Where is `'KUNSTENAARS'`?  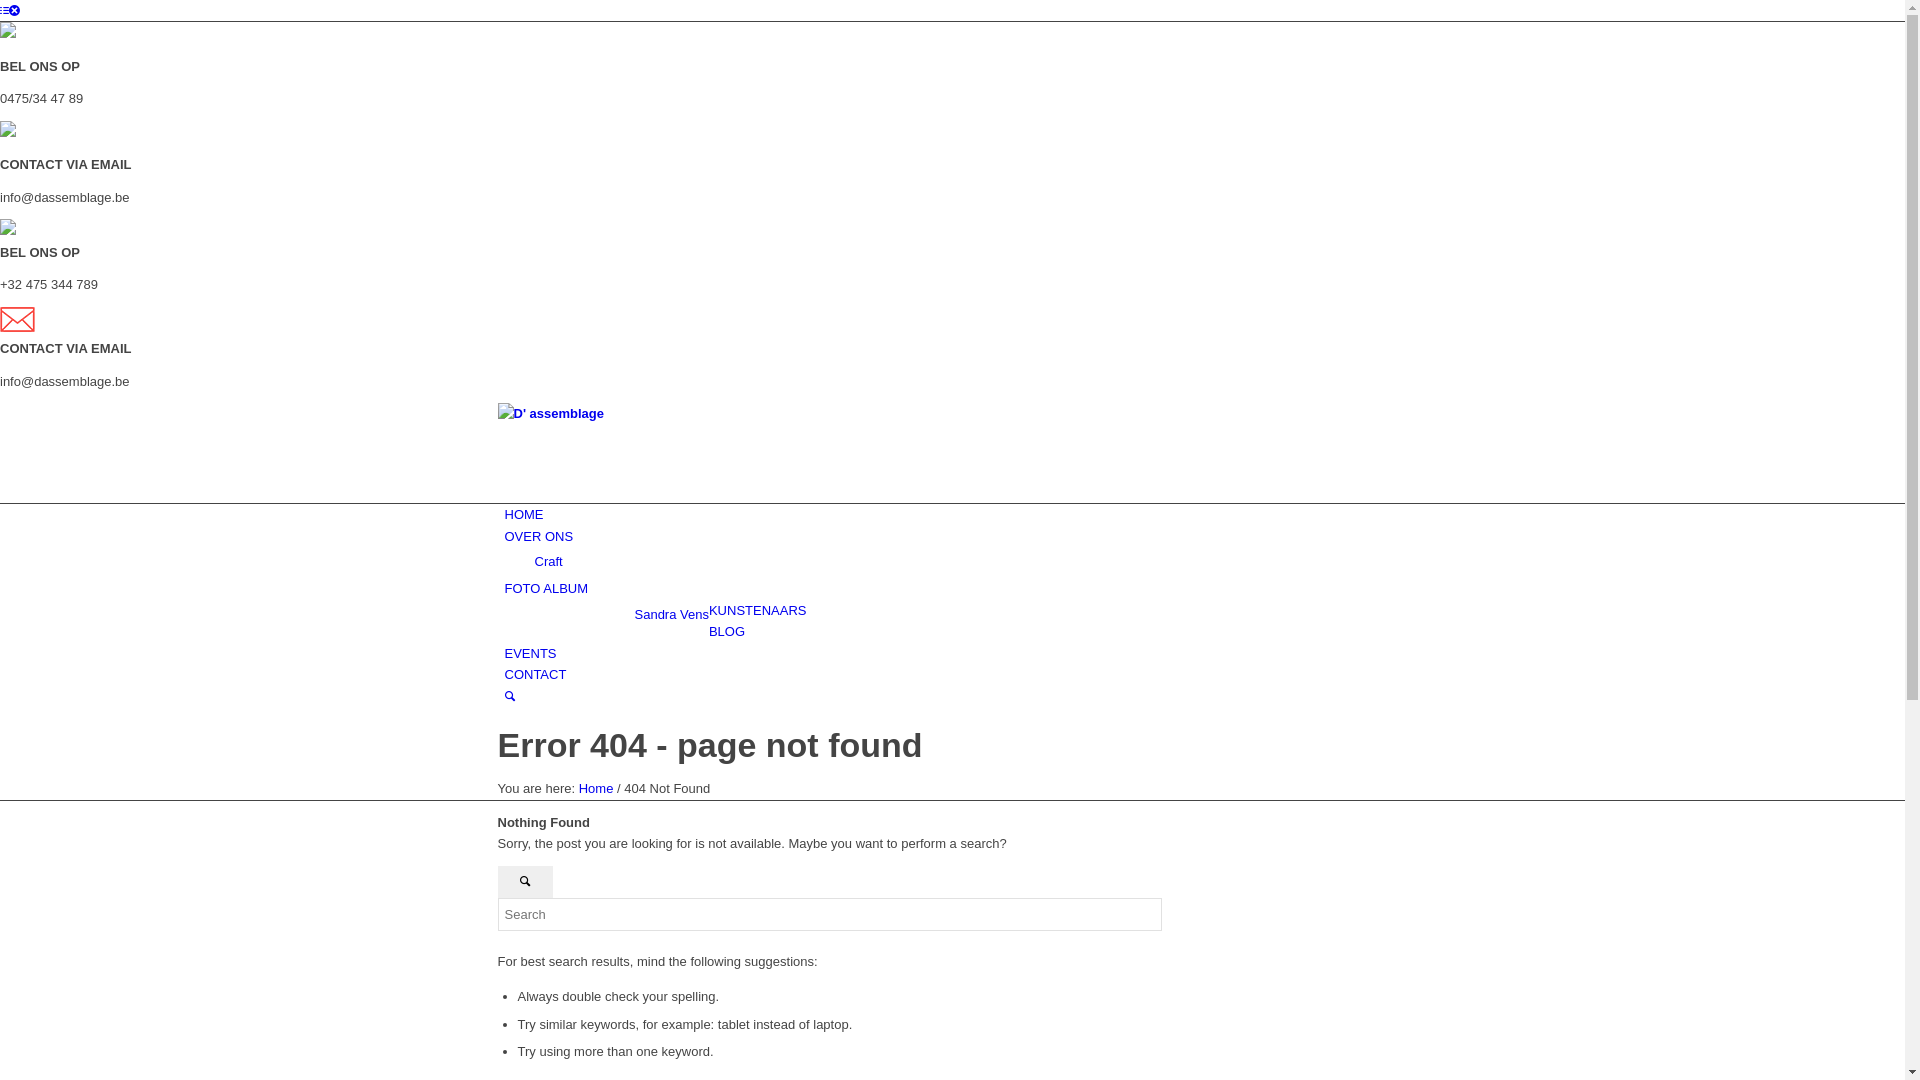
'KUNSTENAARS' is located at coordinates (757, 609).